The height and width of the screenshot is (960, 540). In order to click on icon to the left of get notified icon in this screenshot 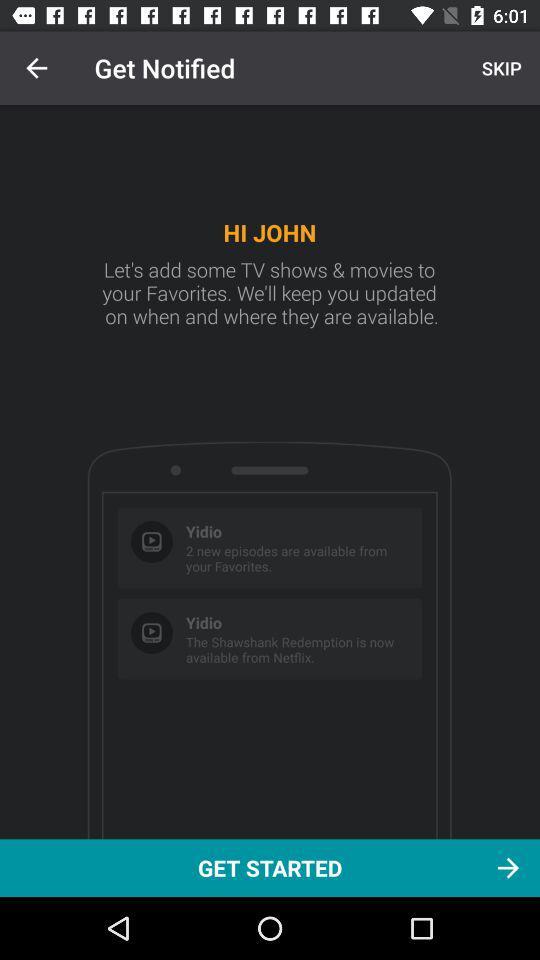, I will do `click(36, 68)`.